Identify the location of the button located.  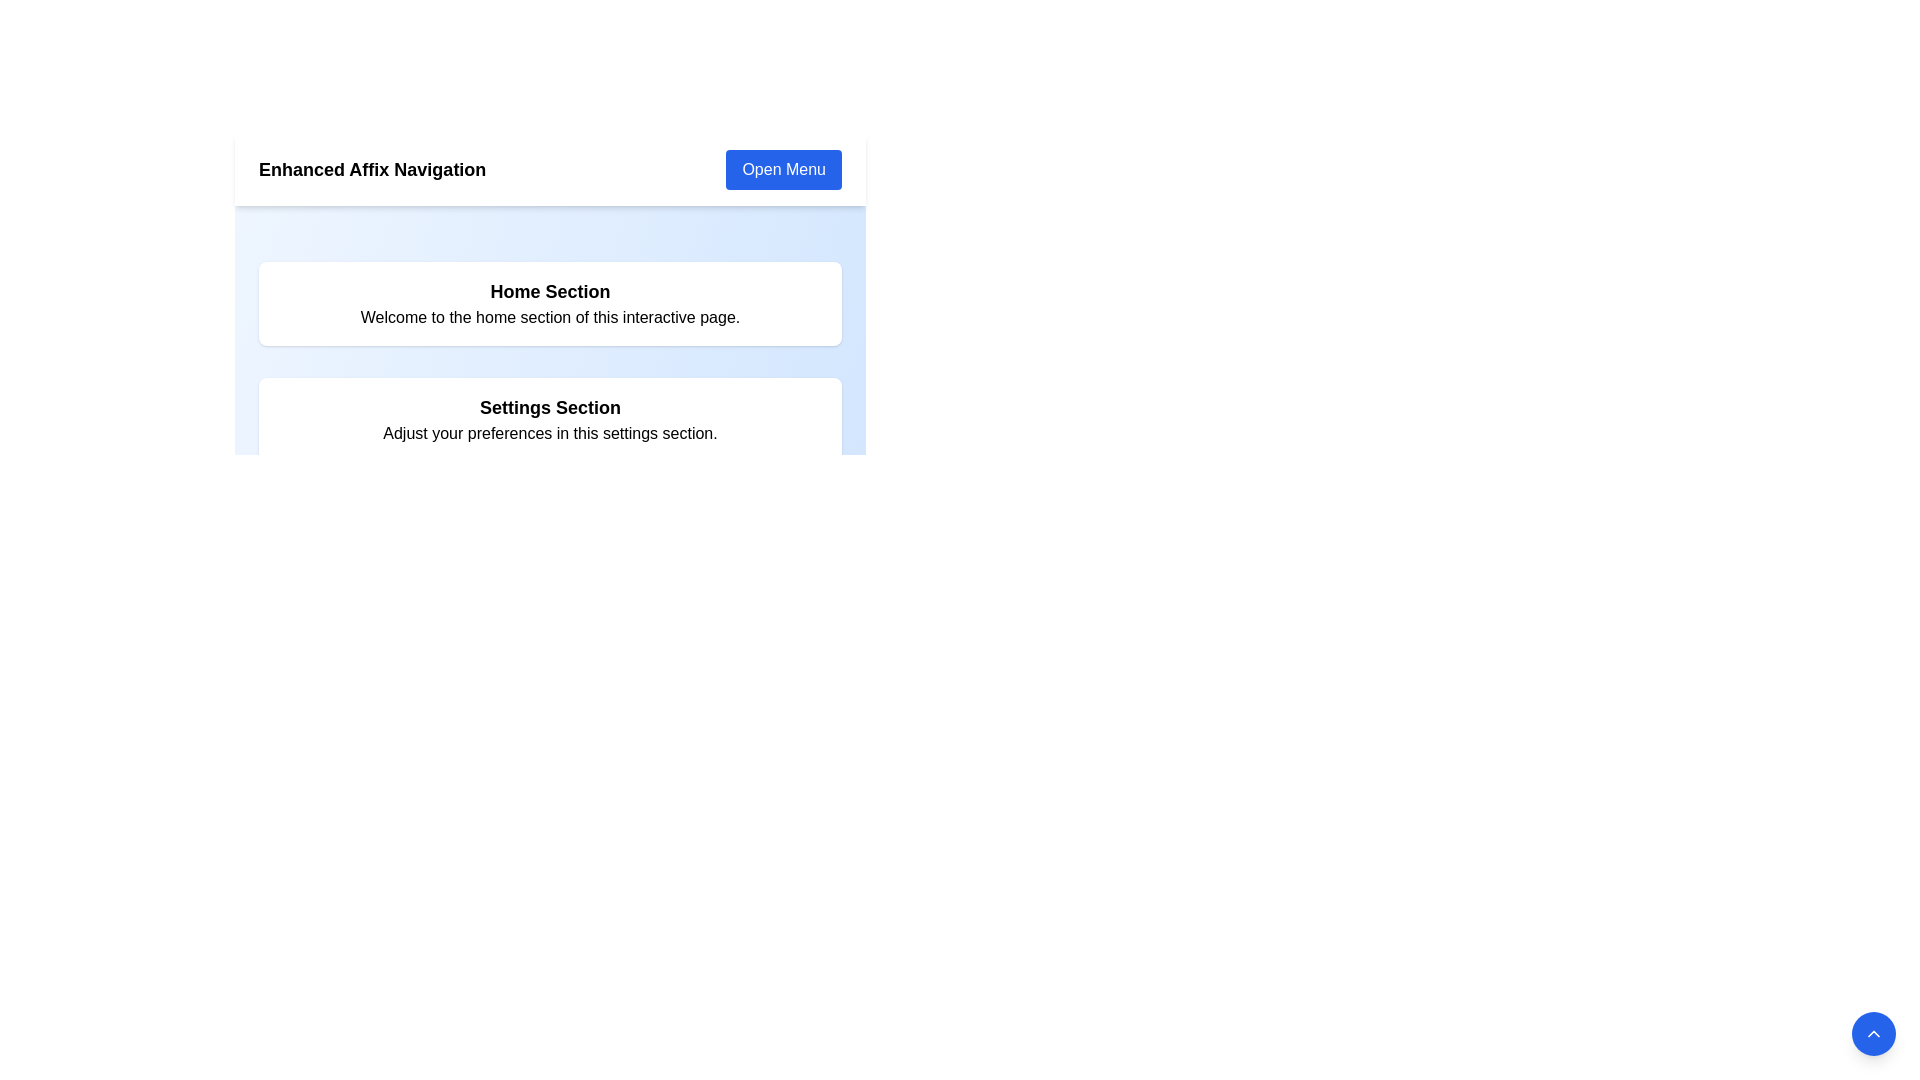
(782, 168).